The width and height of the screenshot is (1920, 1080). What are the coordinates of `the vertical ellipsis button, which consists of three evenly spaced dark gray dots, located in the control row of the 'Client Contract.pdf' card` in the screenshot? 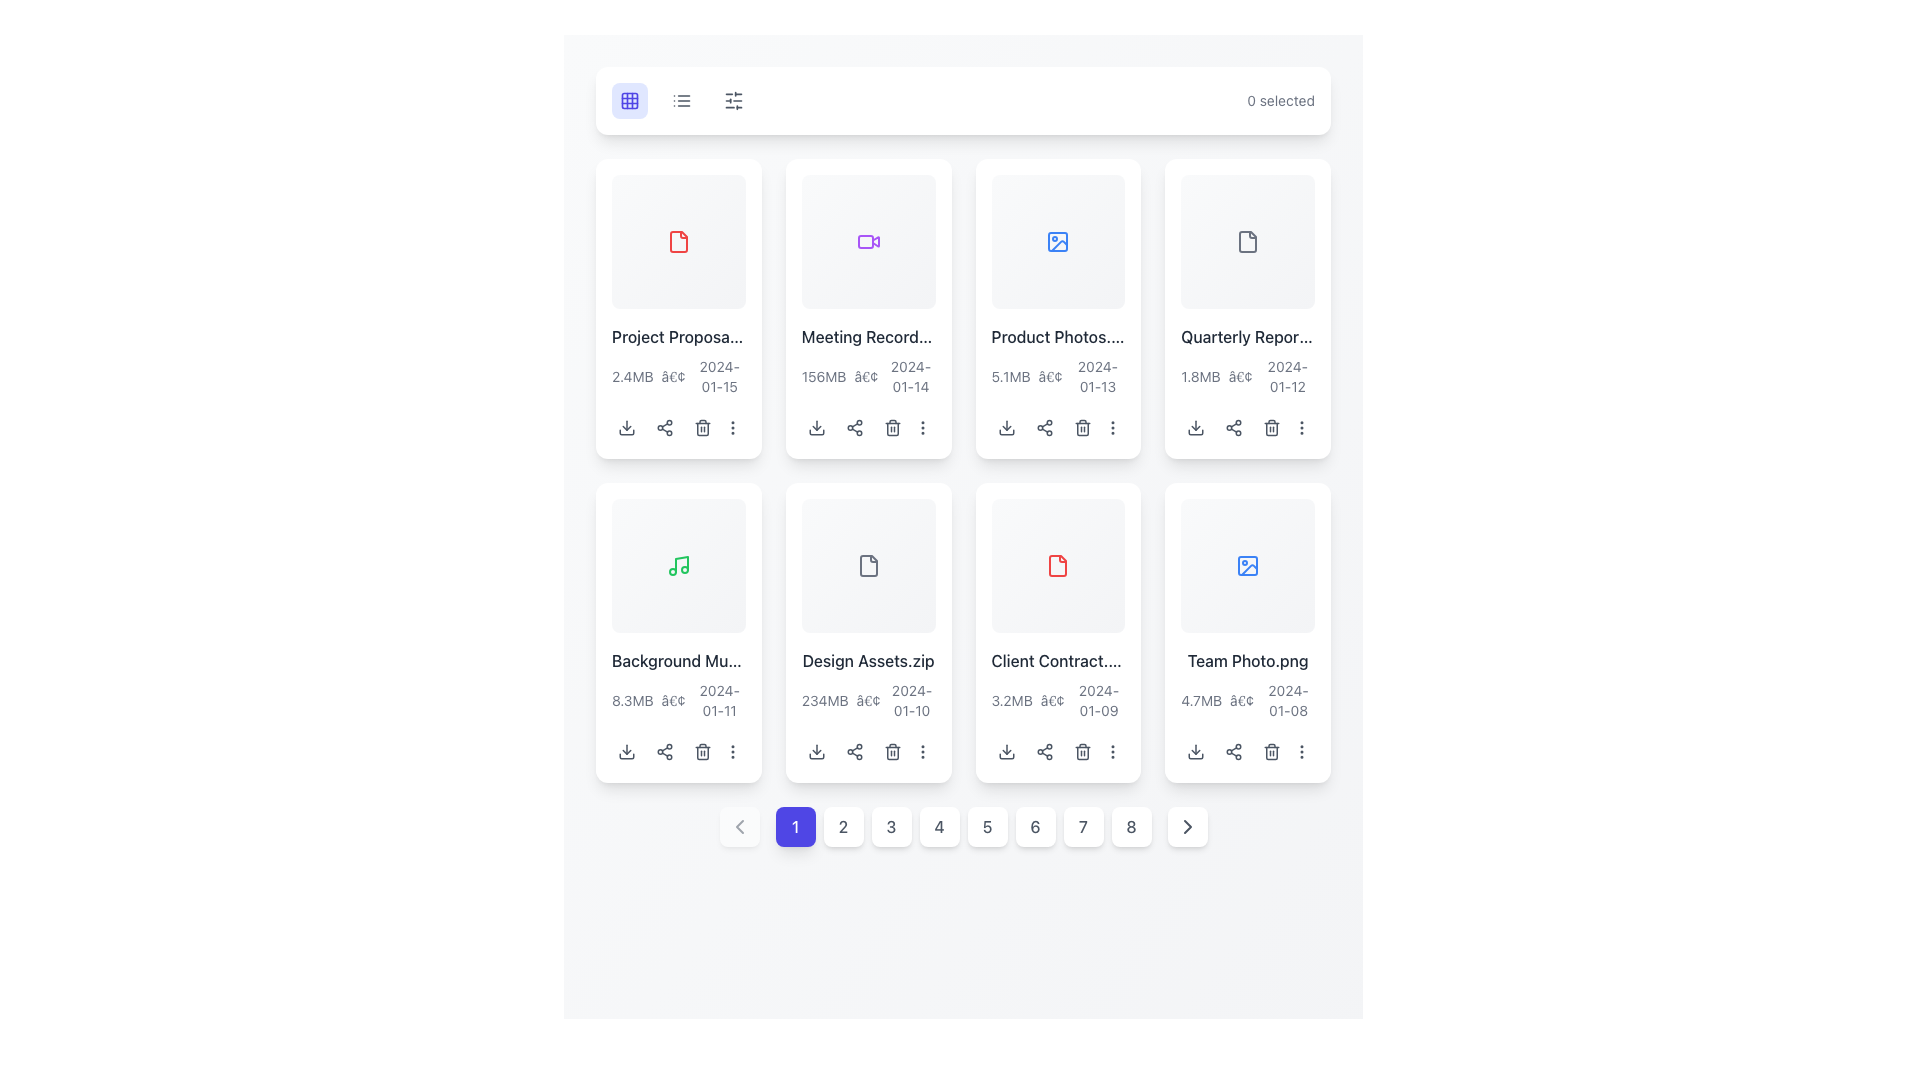 It's located at (1111, 751).